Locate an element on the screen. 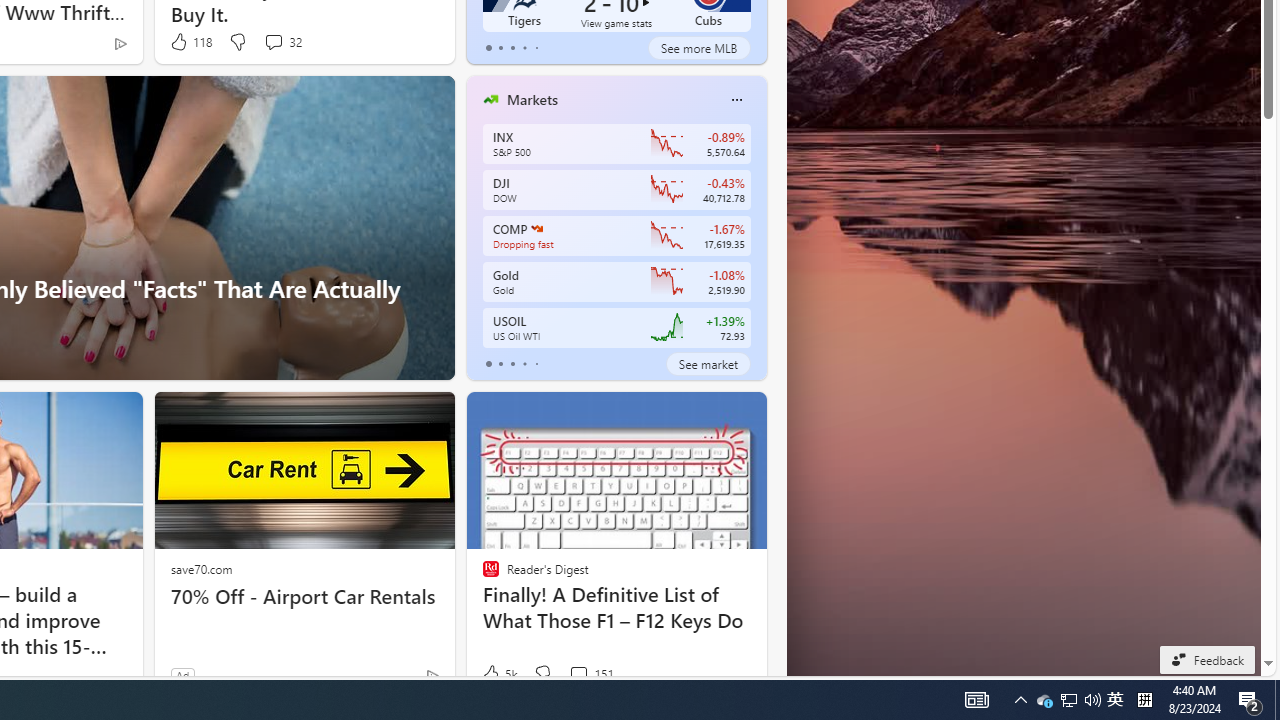 This screenshot has width=1280, height=720. 'tab-0' is located at coordinates (488, 363).